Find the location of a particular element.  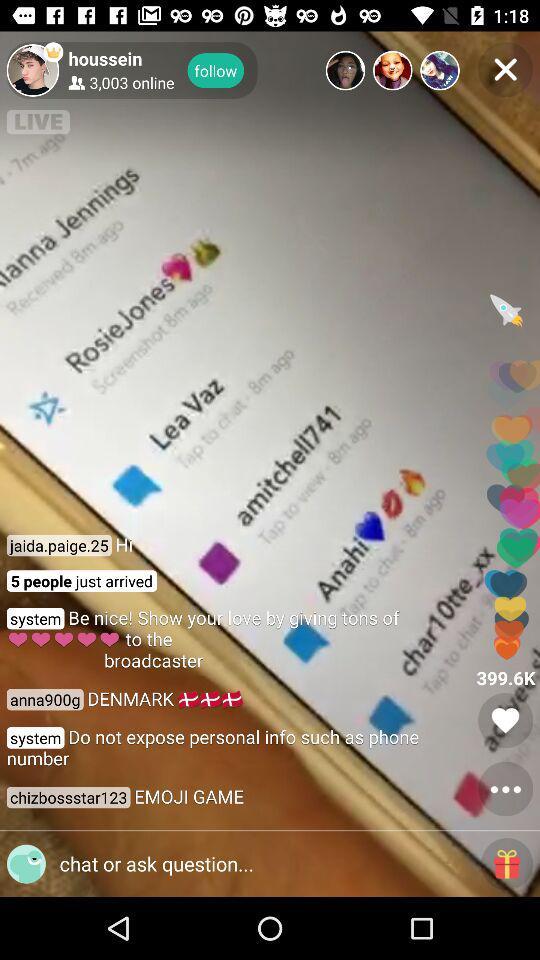

the gift icon is located at coordinates (507, 863).